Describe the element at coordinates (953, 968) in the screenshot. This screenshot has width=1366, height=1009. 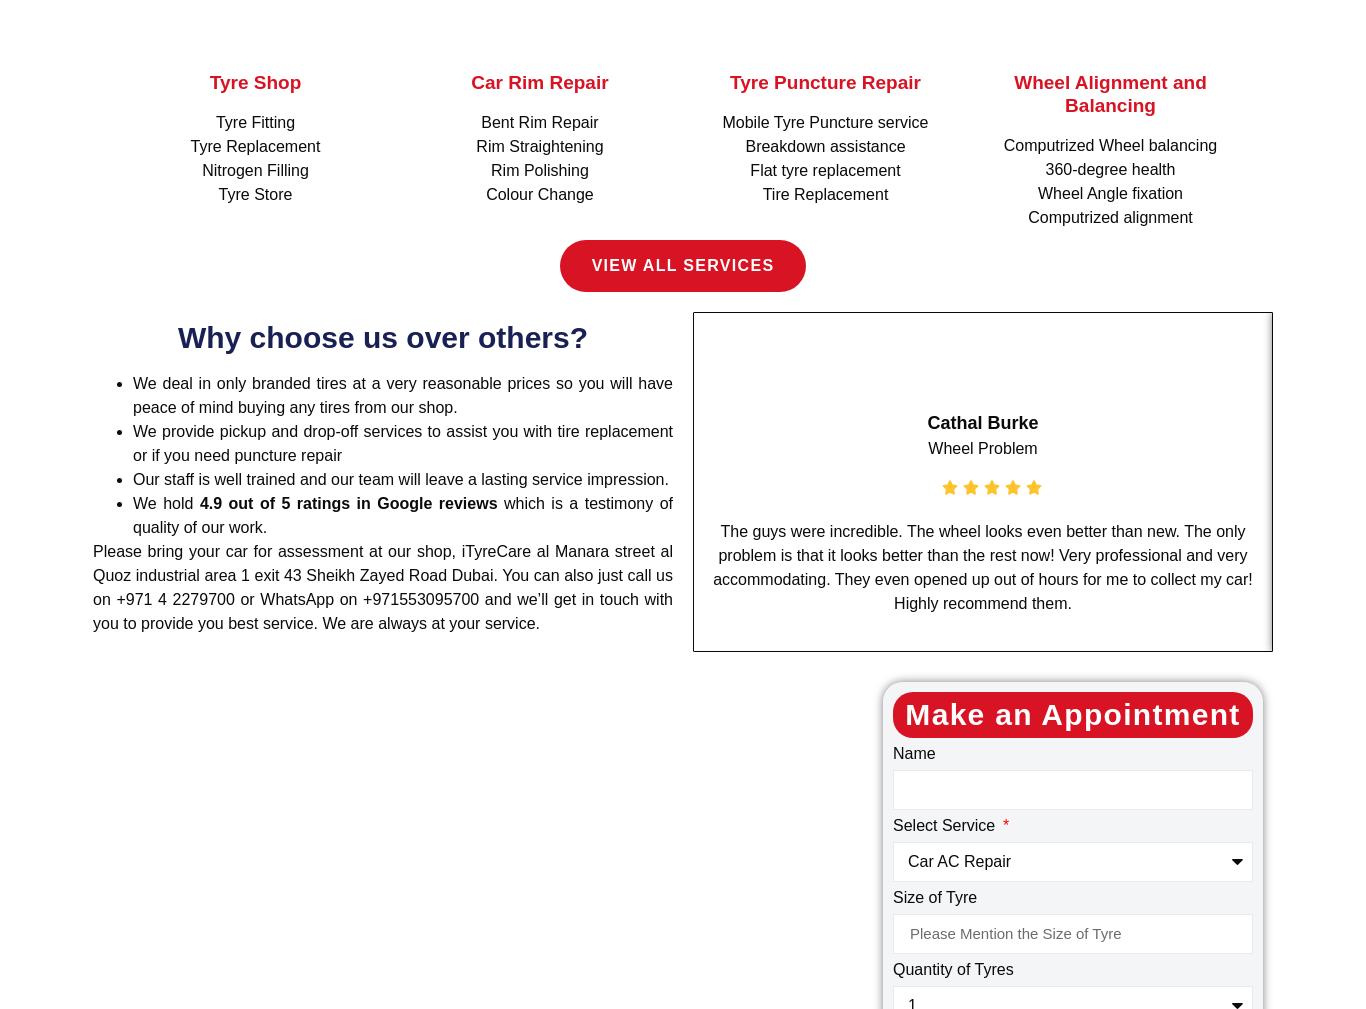
I see `'Quantity of Tyres'` at that location.